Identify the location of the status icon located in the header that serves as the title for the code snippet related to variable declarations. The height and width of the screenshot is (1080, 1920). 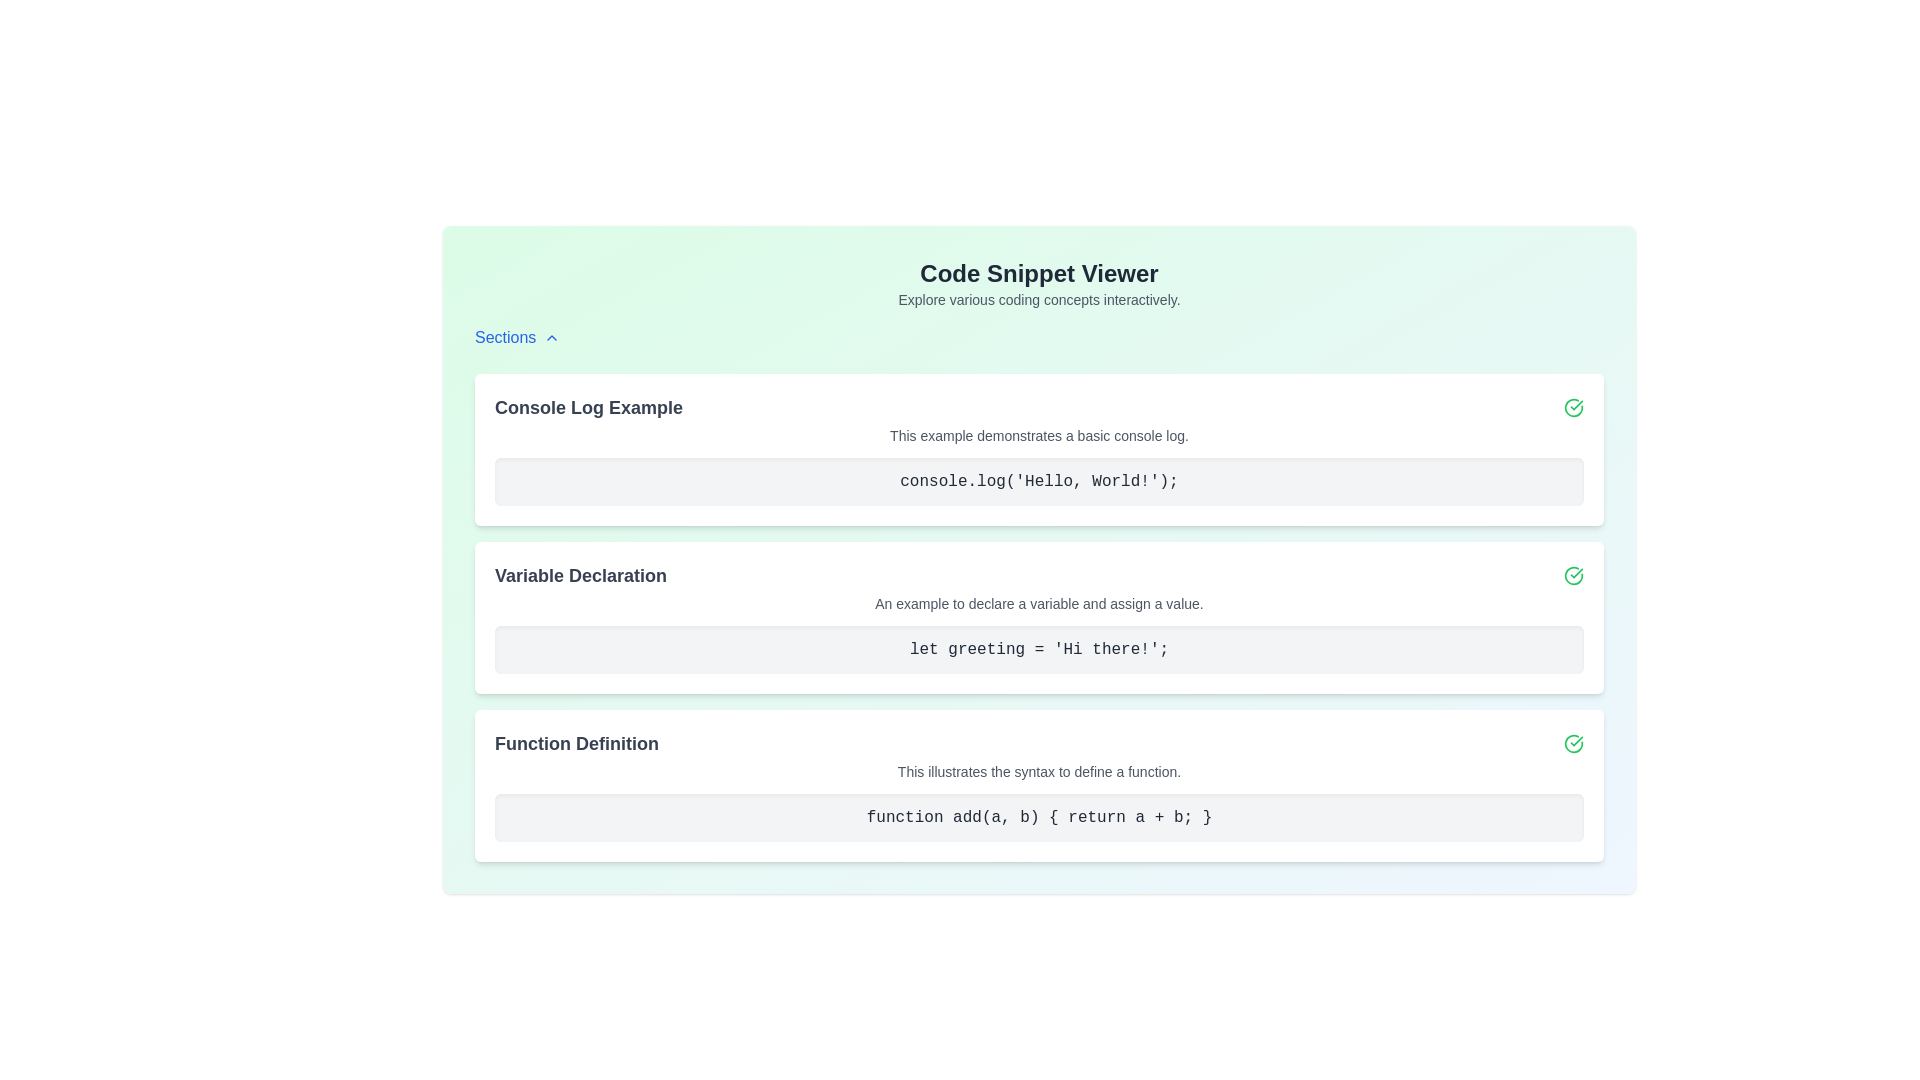
(1039, 575).